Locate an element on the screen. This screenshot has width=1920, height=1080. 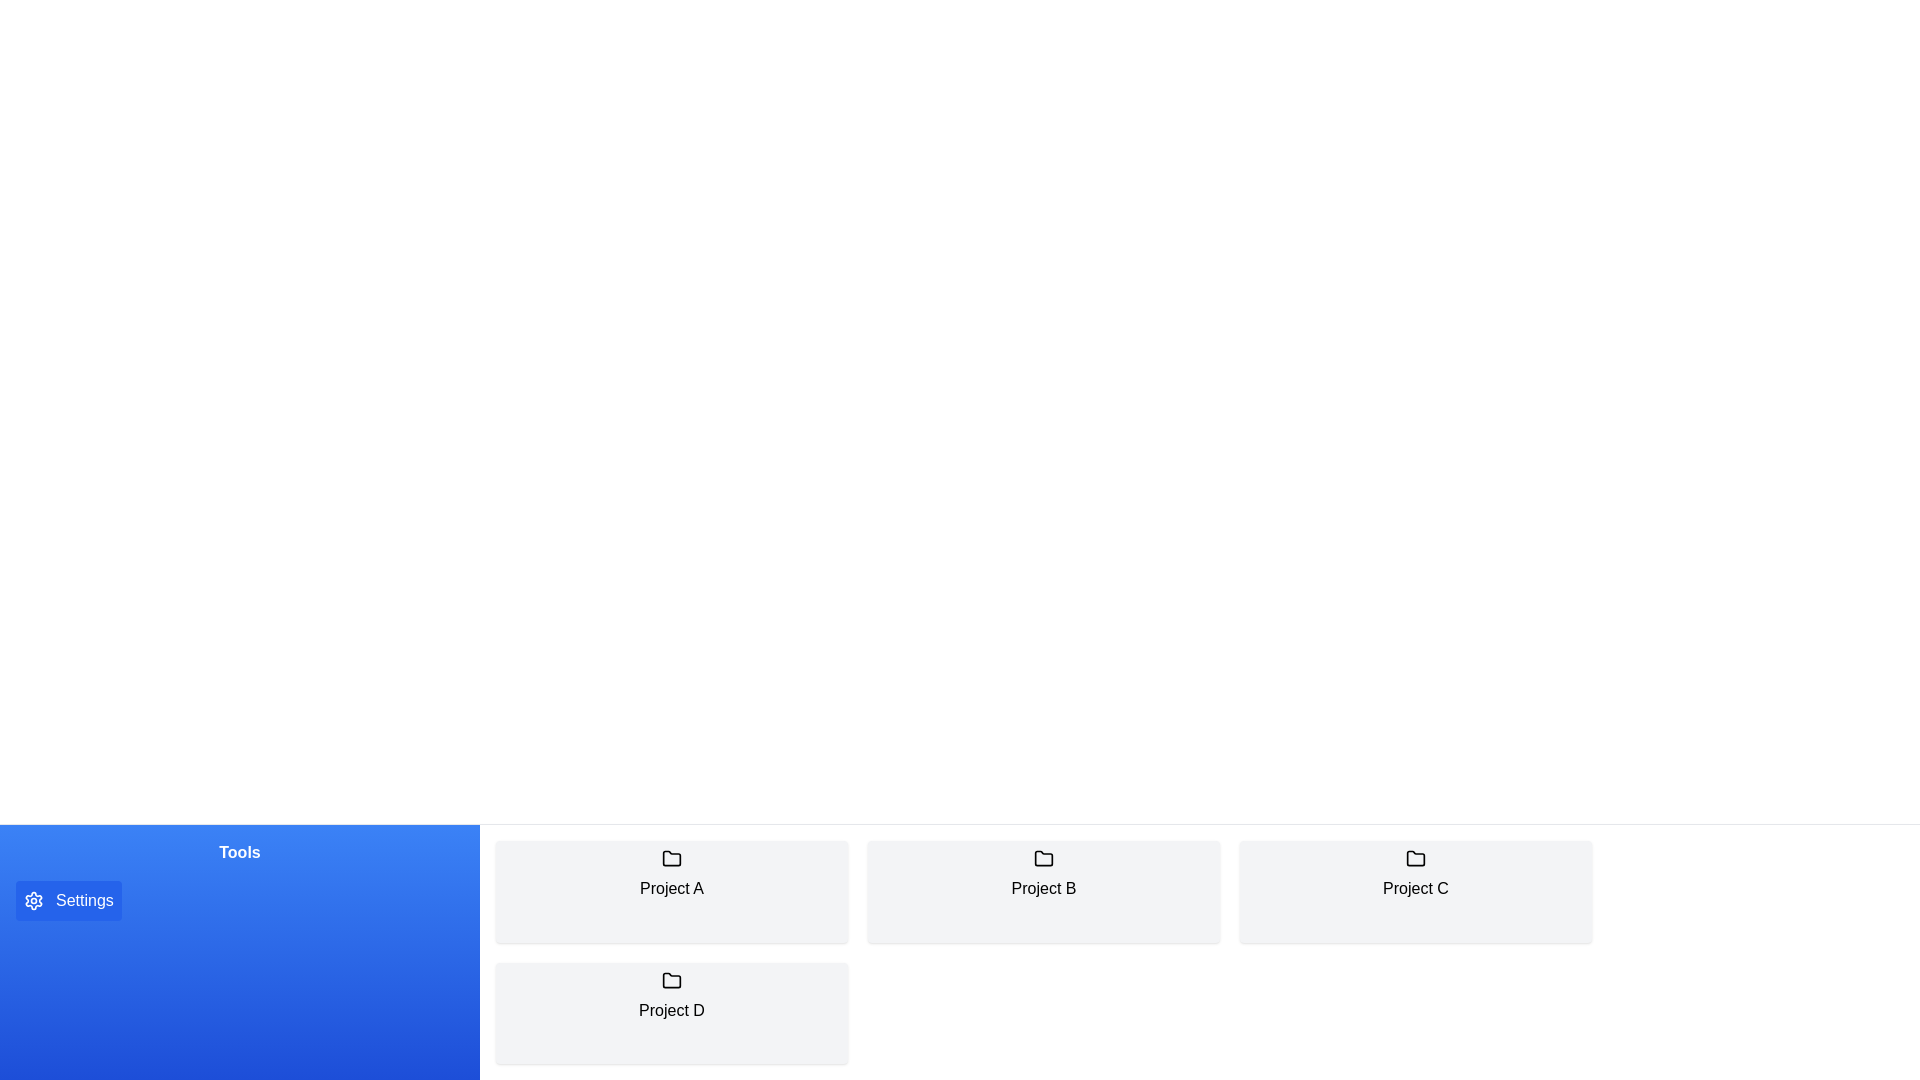
the folder icon located at the top center of the 'Project D' card, which is the fourth card in the lower row of a two-row layout is located at coordinates (672, 979).